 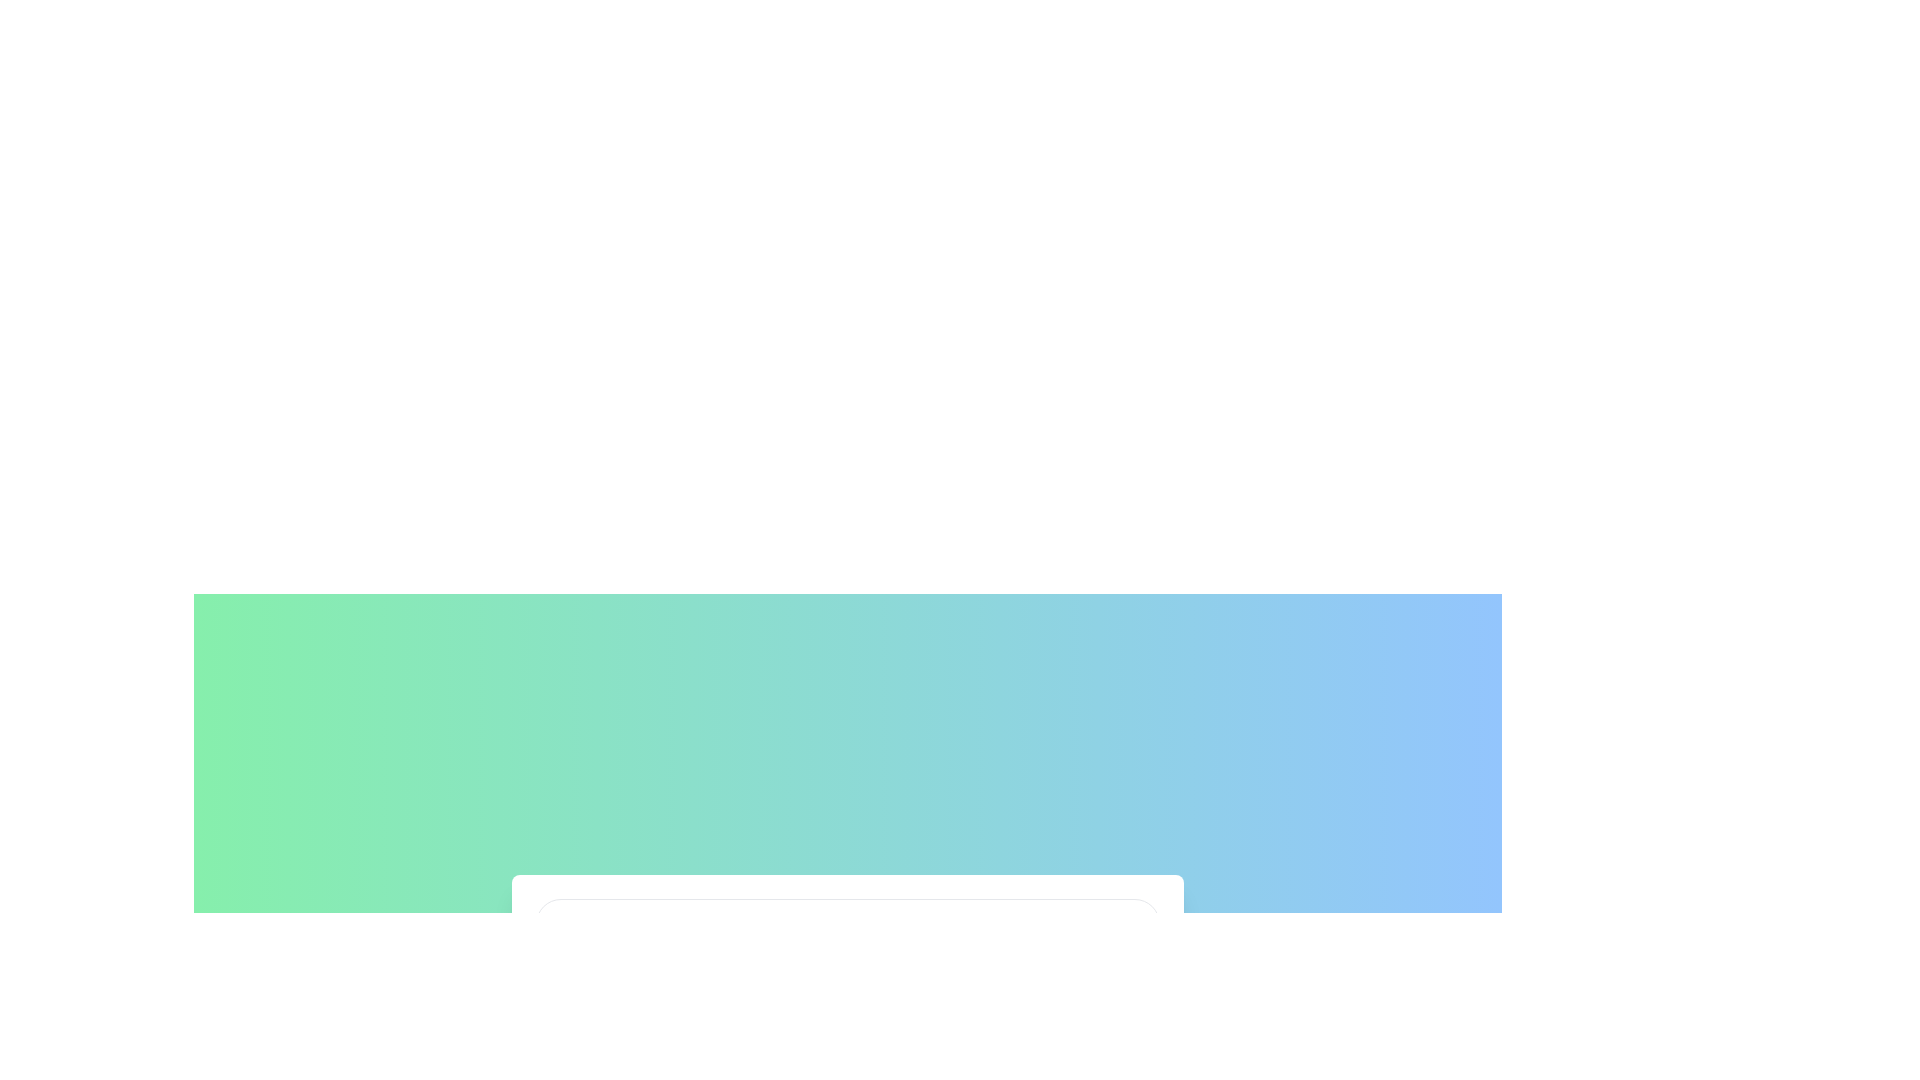 What do you see at coordinates (561, 922) in the screenshot?
I see `the SVG Circle element` at bounding box center [561, 922].